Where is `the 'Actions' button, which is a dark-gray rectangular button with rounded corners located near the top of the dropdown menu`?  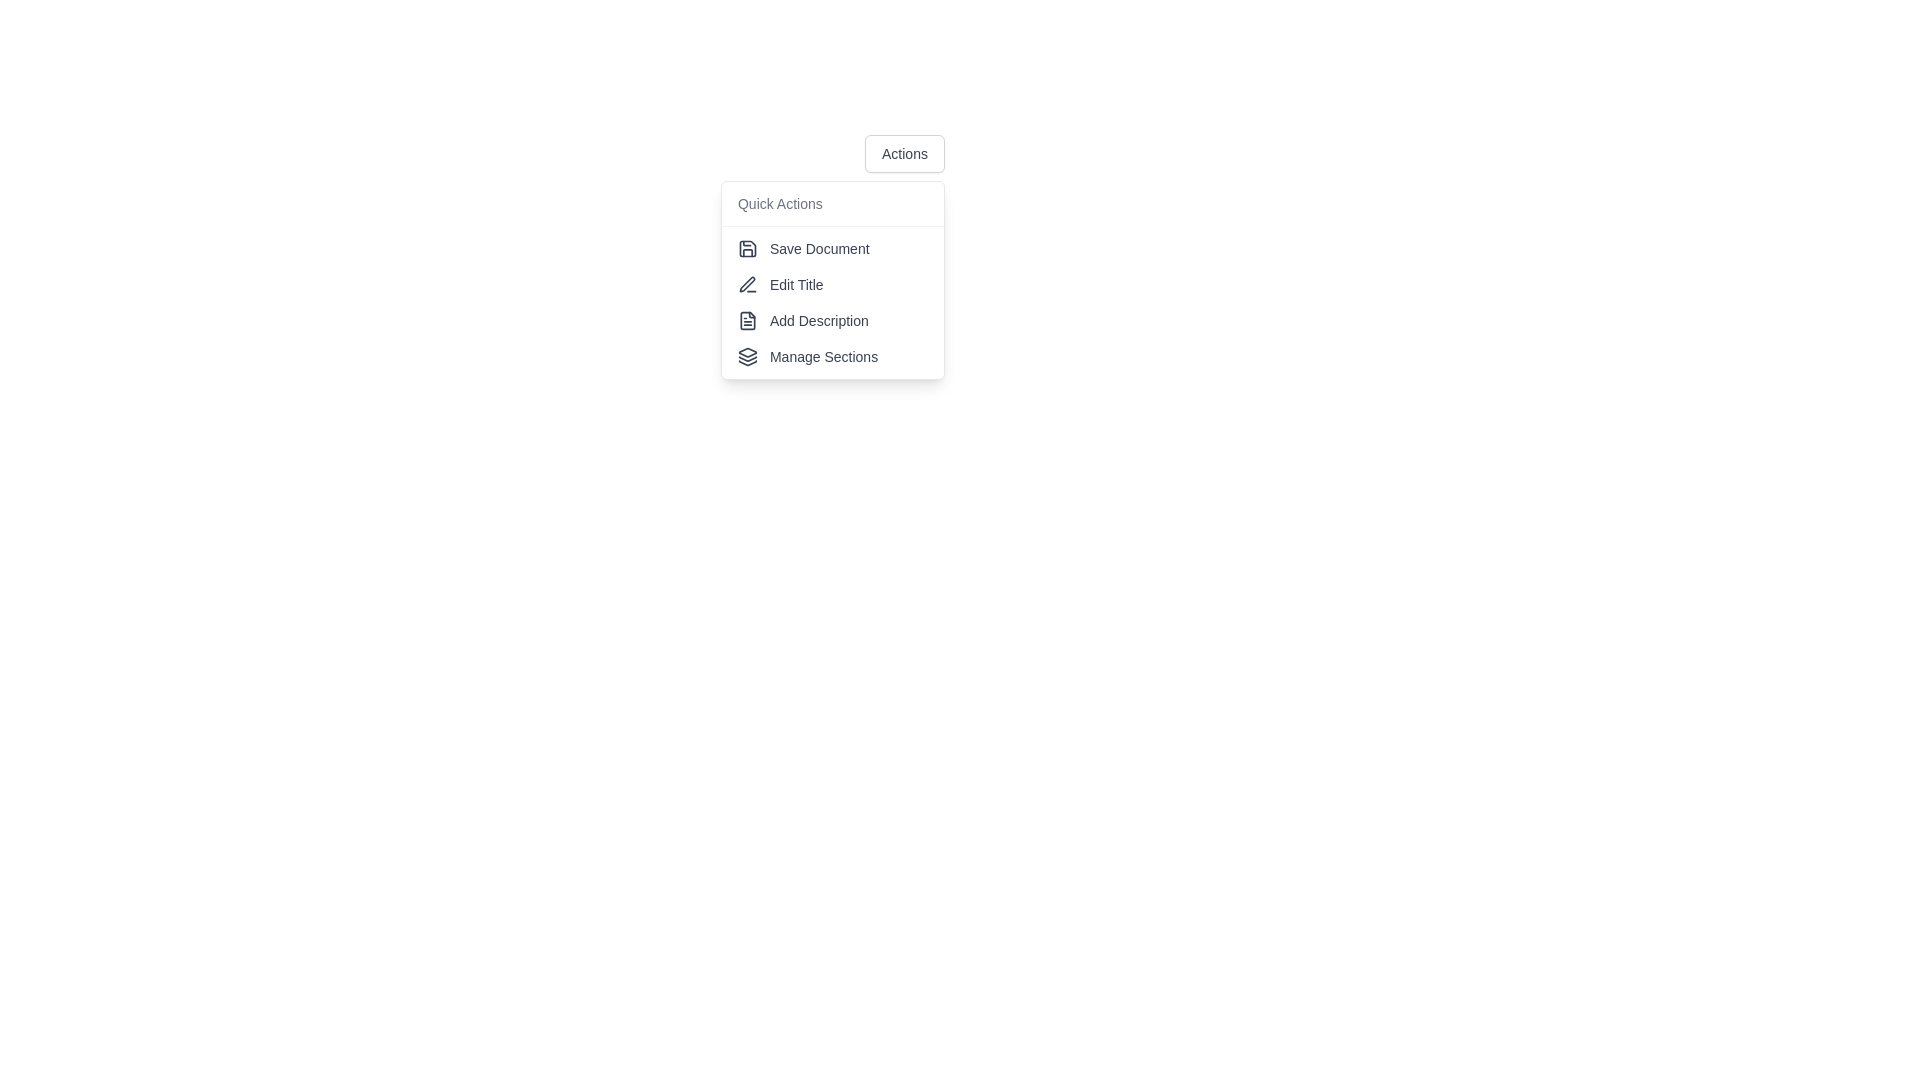
the 'Actions' button, which is a dark-gray rectangular button with rounded corners located near the top of the dropdown menu is located at coordinates (903, 153).